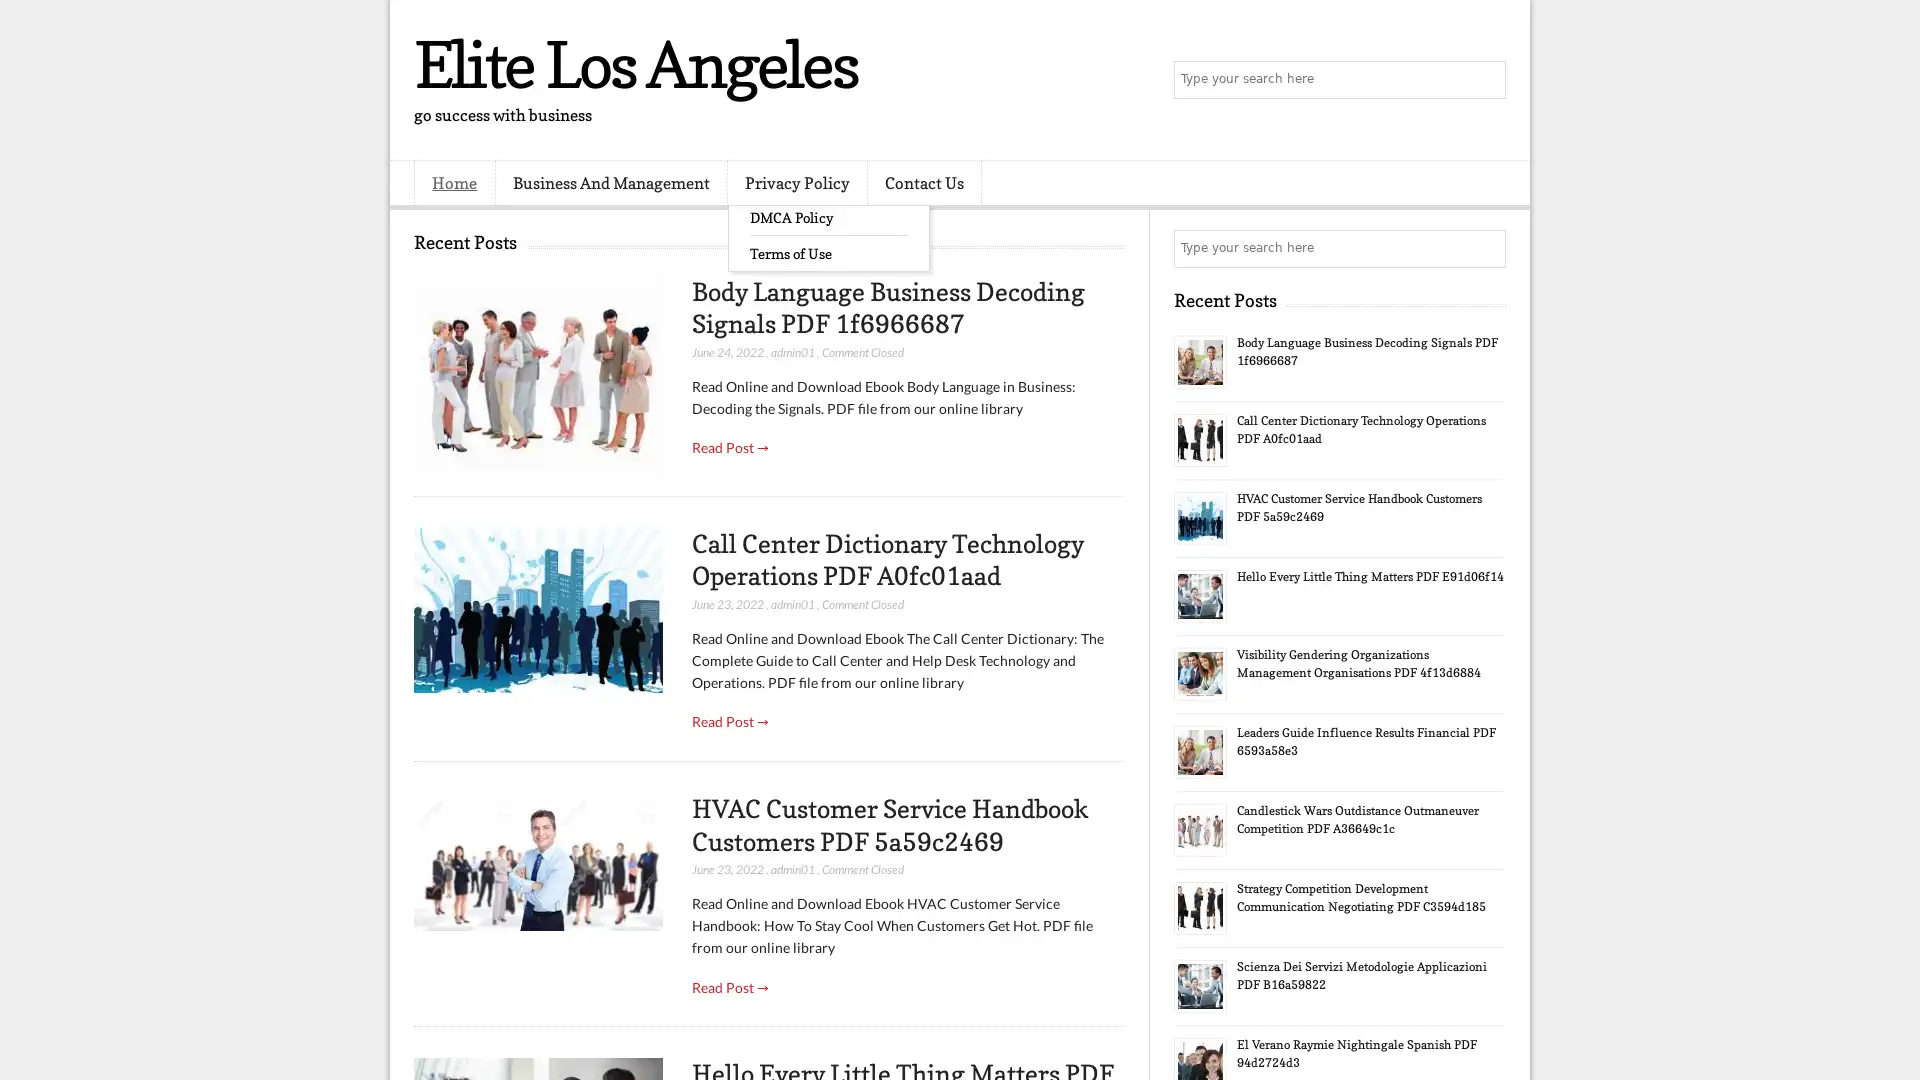 The width and height of the screenshot is (1920, 1080). What do you see at coordinates (1485, 80) in the screenshot?
I see `Search` at bounding box center [1485, 80].